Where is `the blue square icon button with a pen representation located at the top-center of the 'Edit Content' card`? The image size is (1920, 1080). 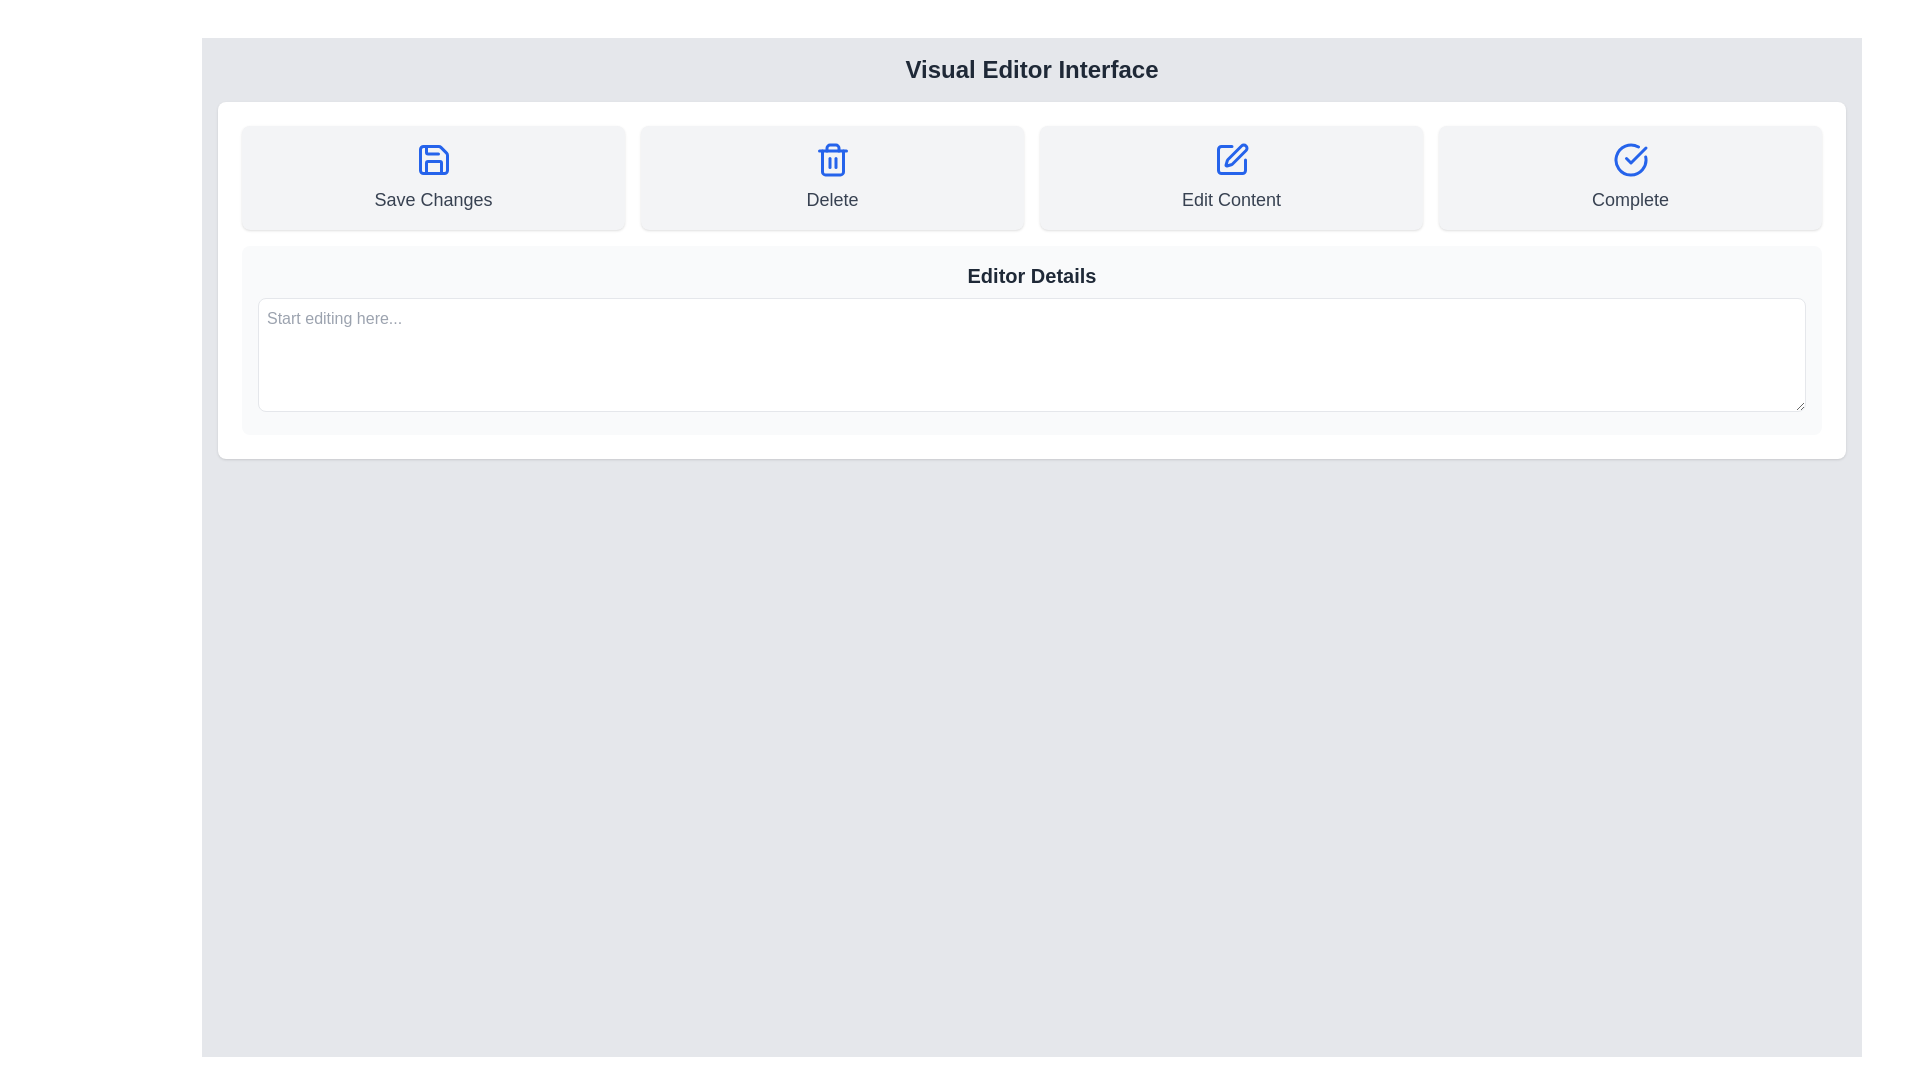
the blue square icon button with a pen representation located at the top-center of the 'Edit Content' card is located at coordinates (1230, 158).